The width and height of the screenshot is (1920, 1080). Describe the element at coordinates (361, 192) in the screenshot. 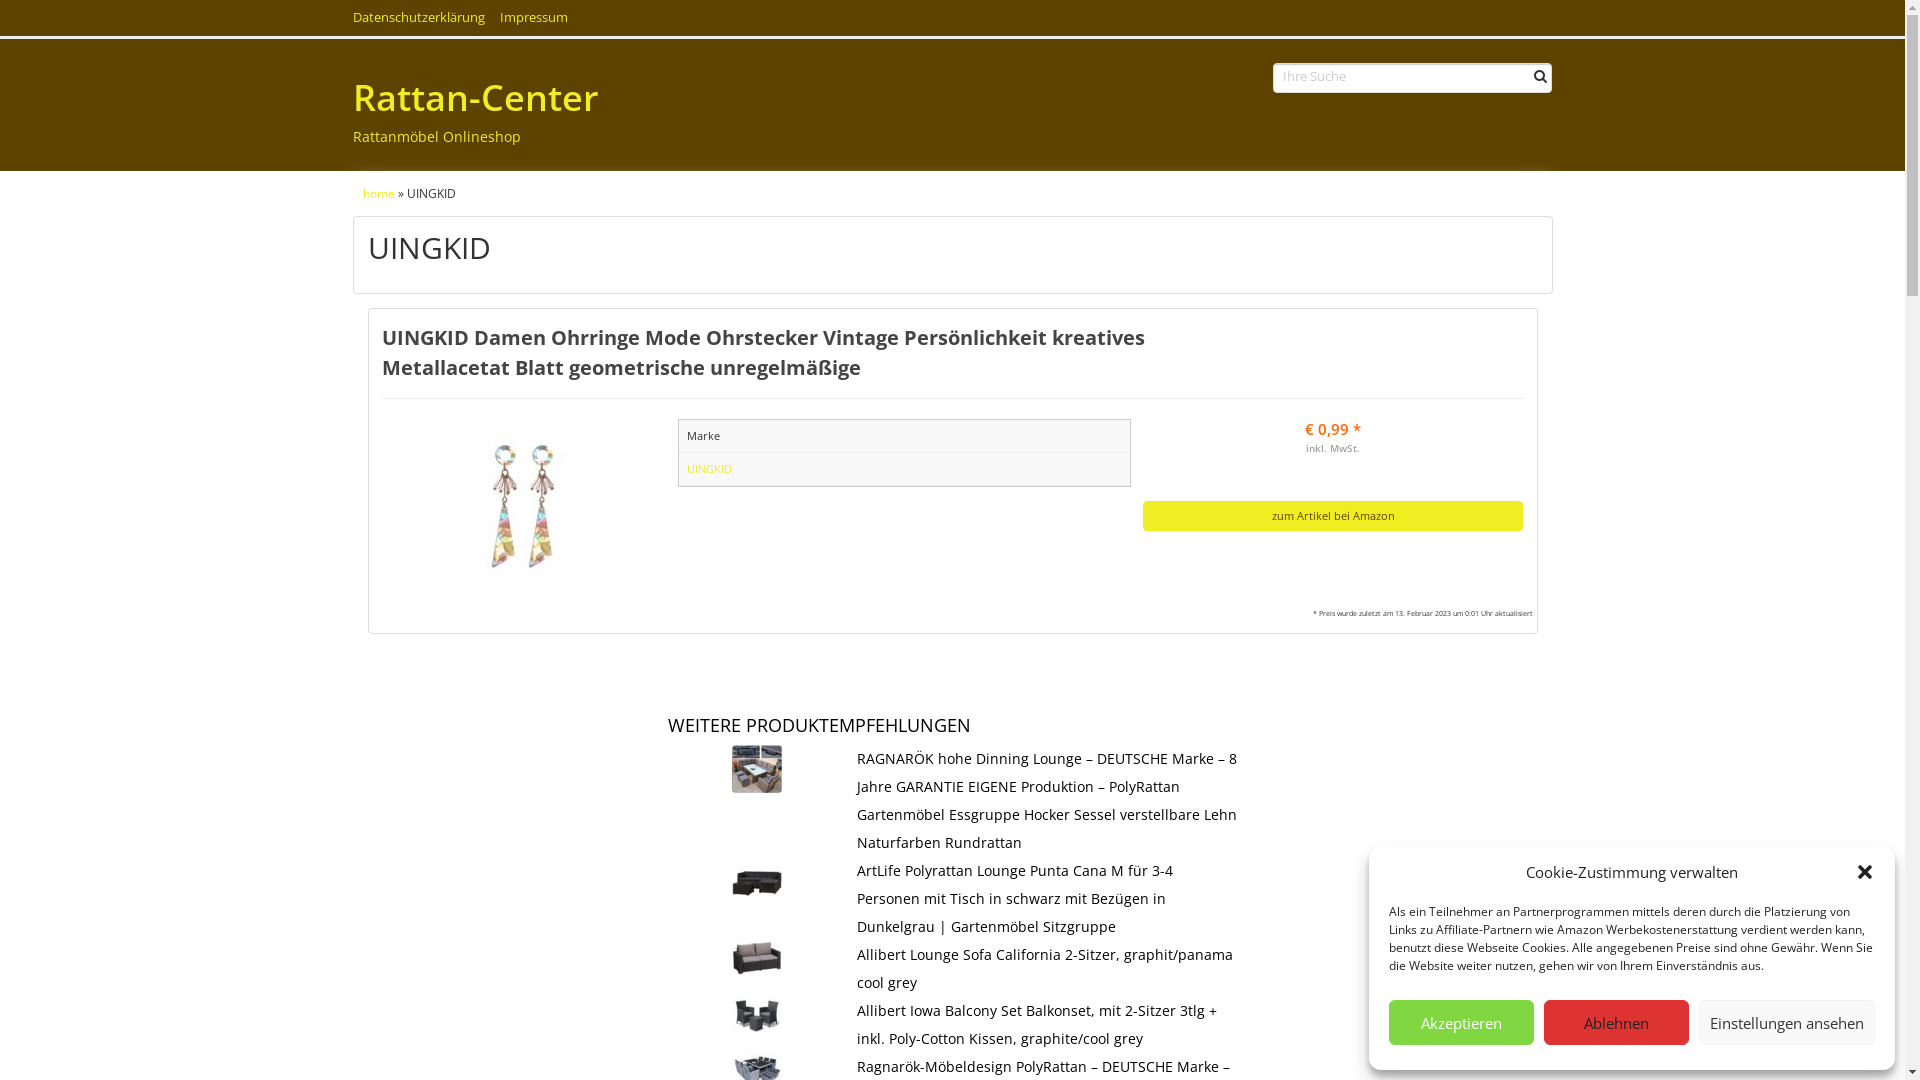

I see `'home'` at that location.